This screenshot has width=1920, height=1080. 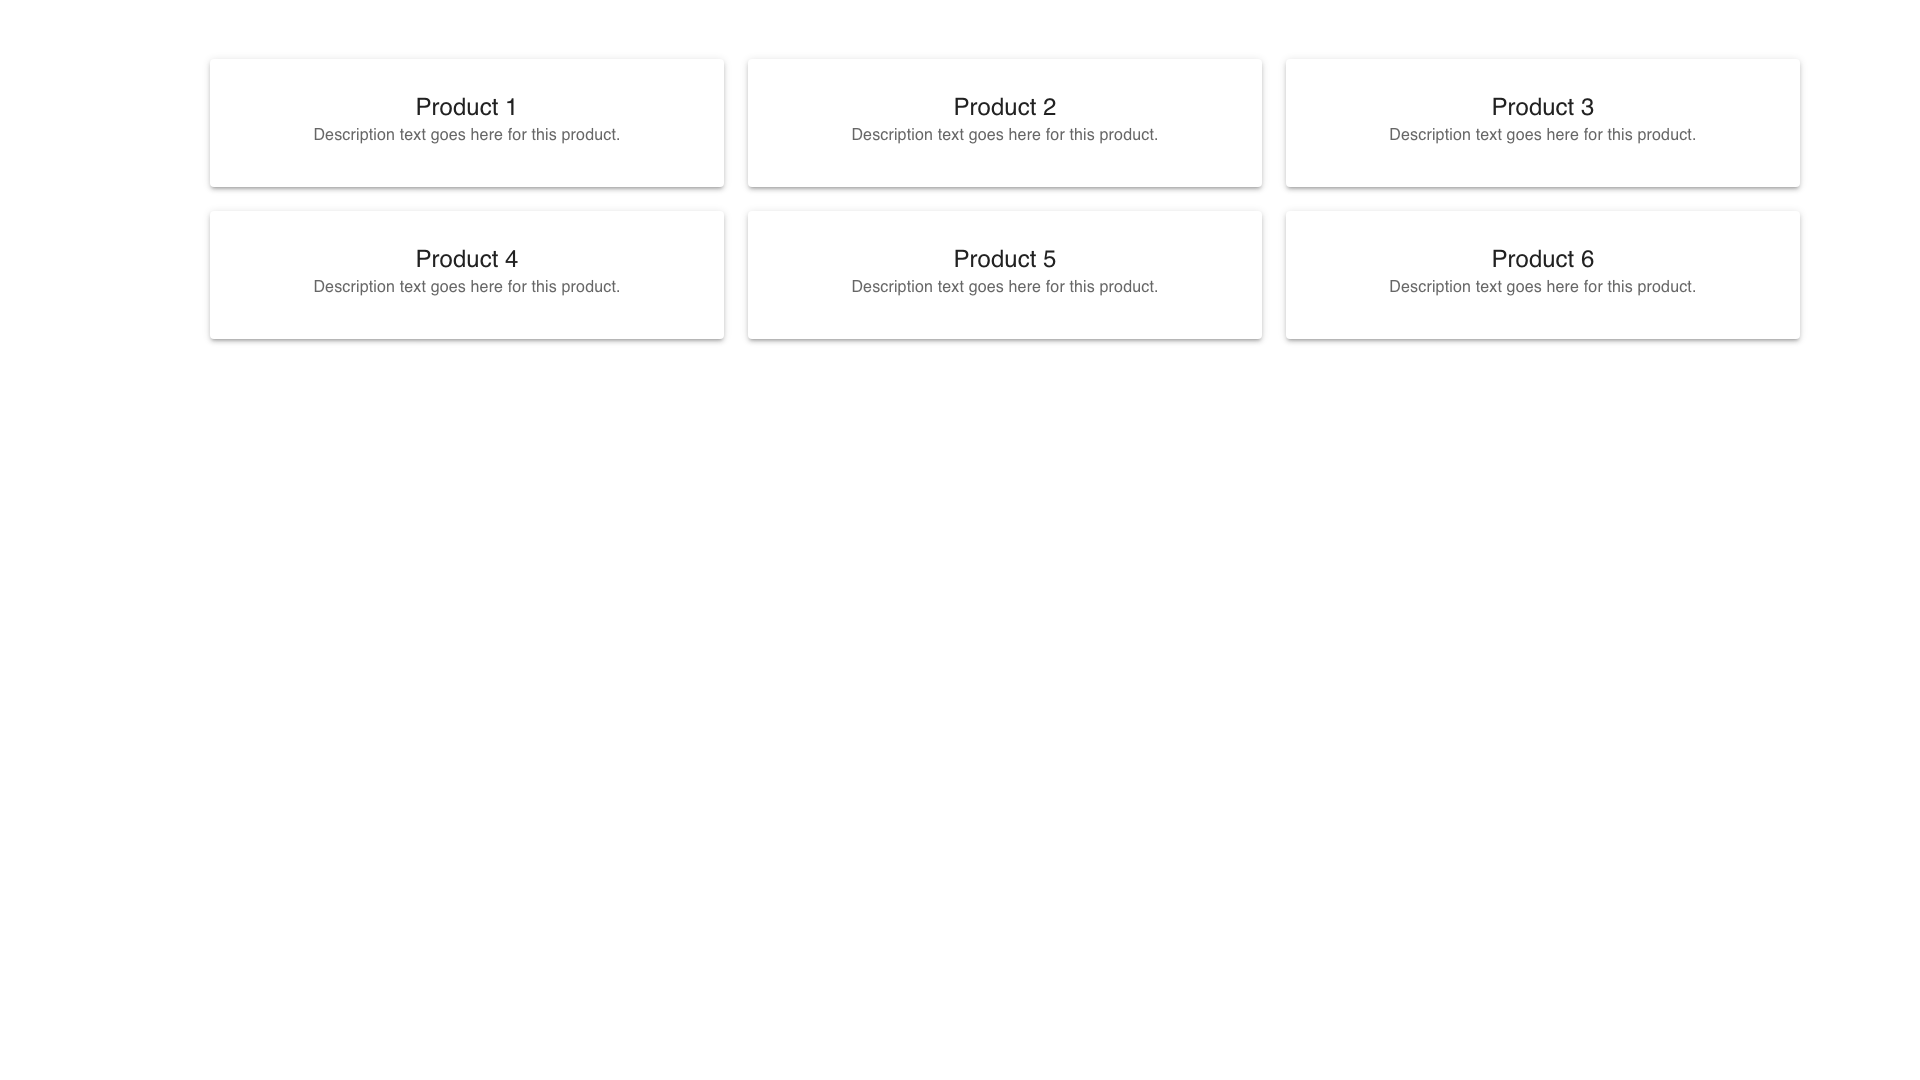 What do you see at coordinates (1541, 257) in the screenshot?
I see `the text label that identifies the product in the bottom-right position of a 2x3 grid layout of cards, which is the last card in the structure` at bounding box center [1541, 257].